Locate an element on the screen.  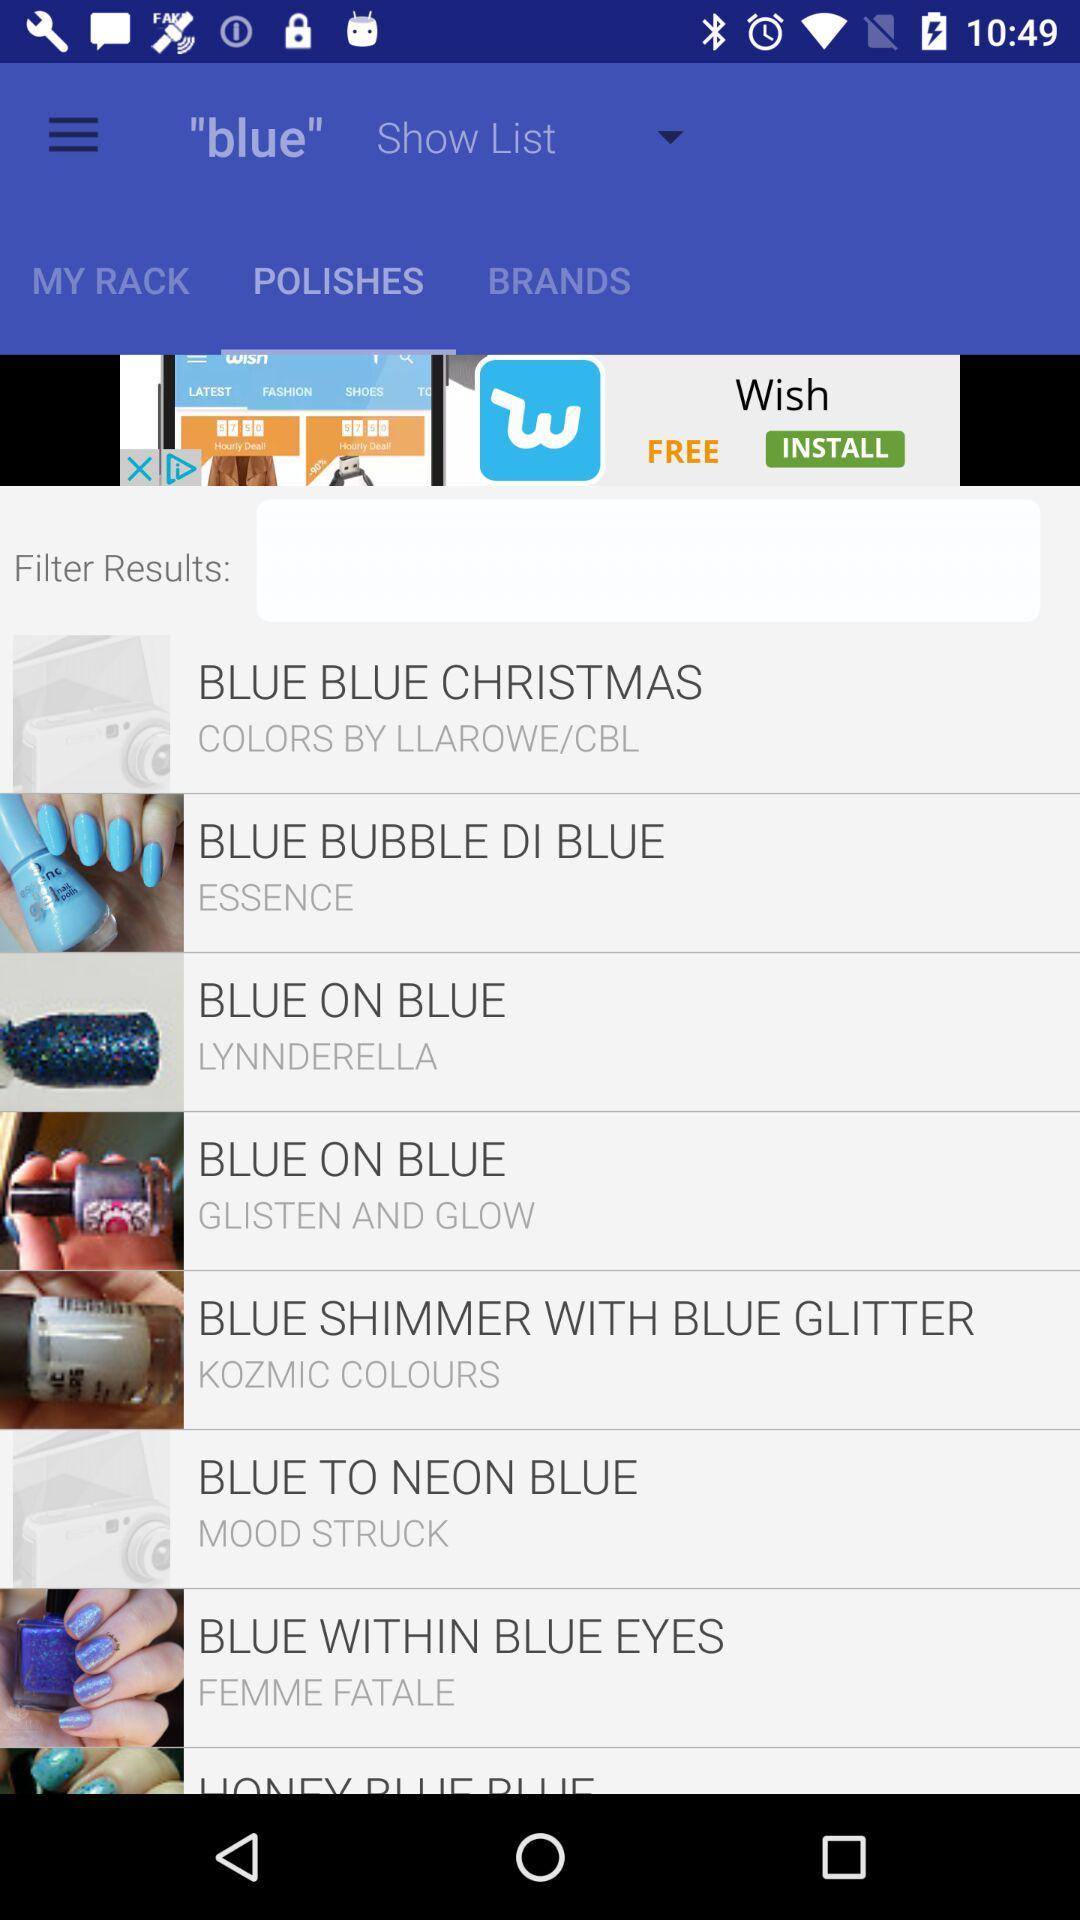
filter to results is located at coordinates (648, 560).